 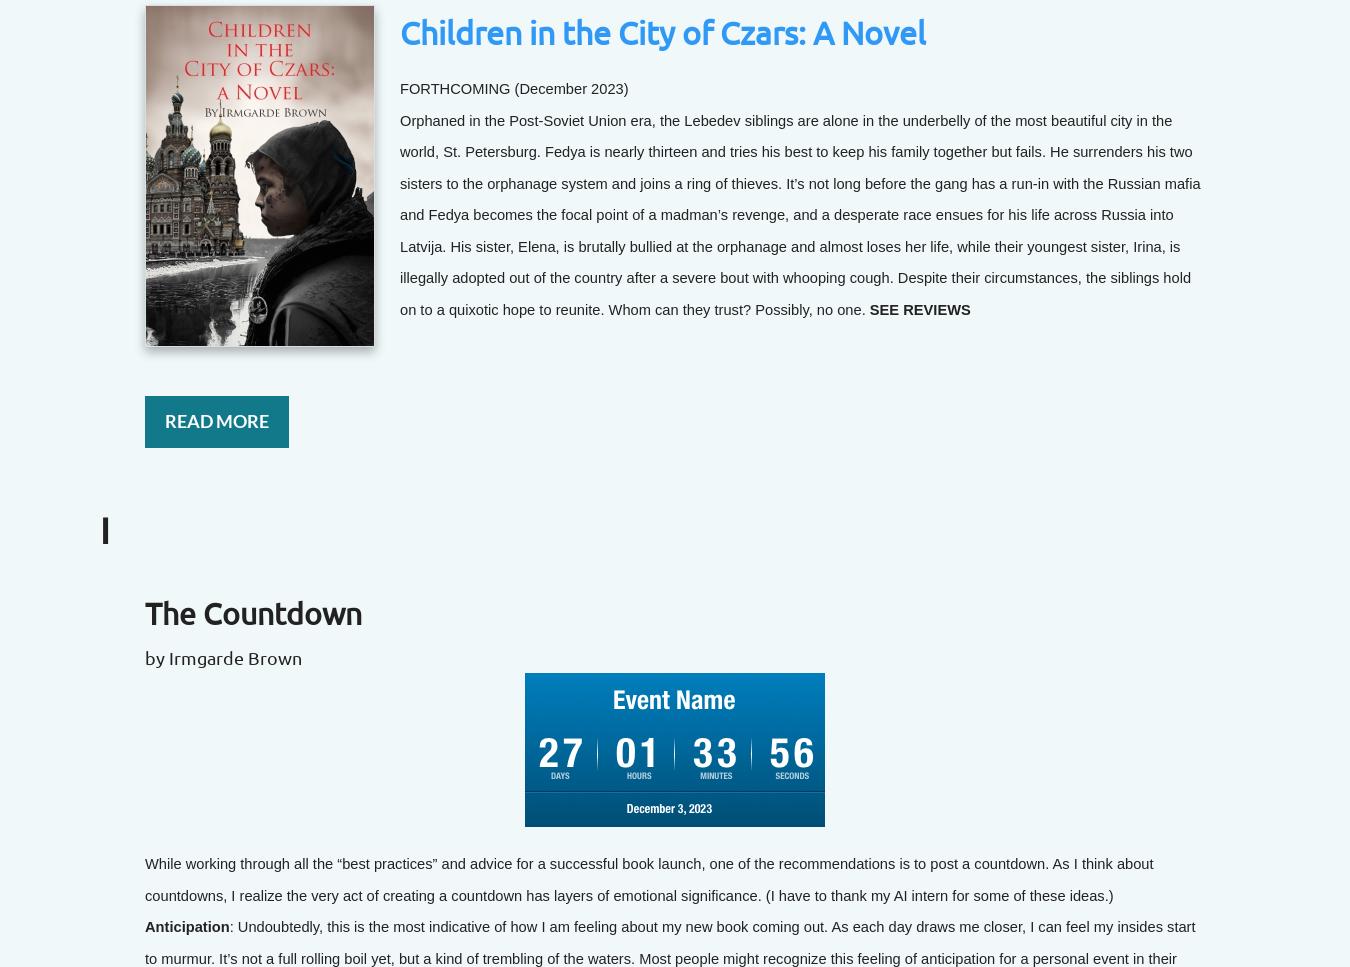 What do you see at coordinates (662, 32) in the screenshot?
I see `'Children in the City of Czars: A Novel'` at bounding box center [662, 32].